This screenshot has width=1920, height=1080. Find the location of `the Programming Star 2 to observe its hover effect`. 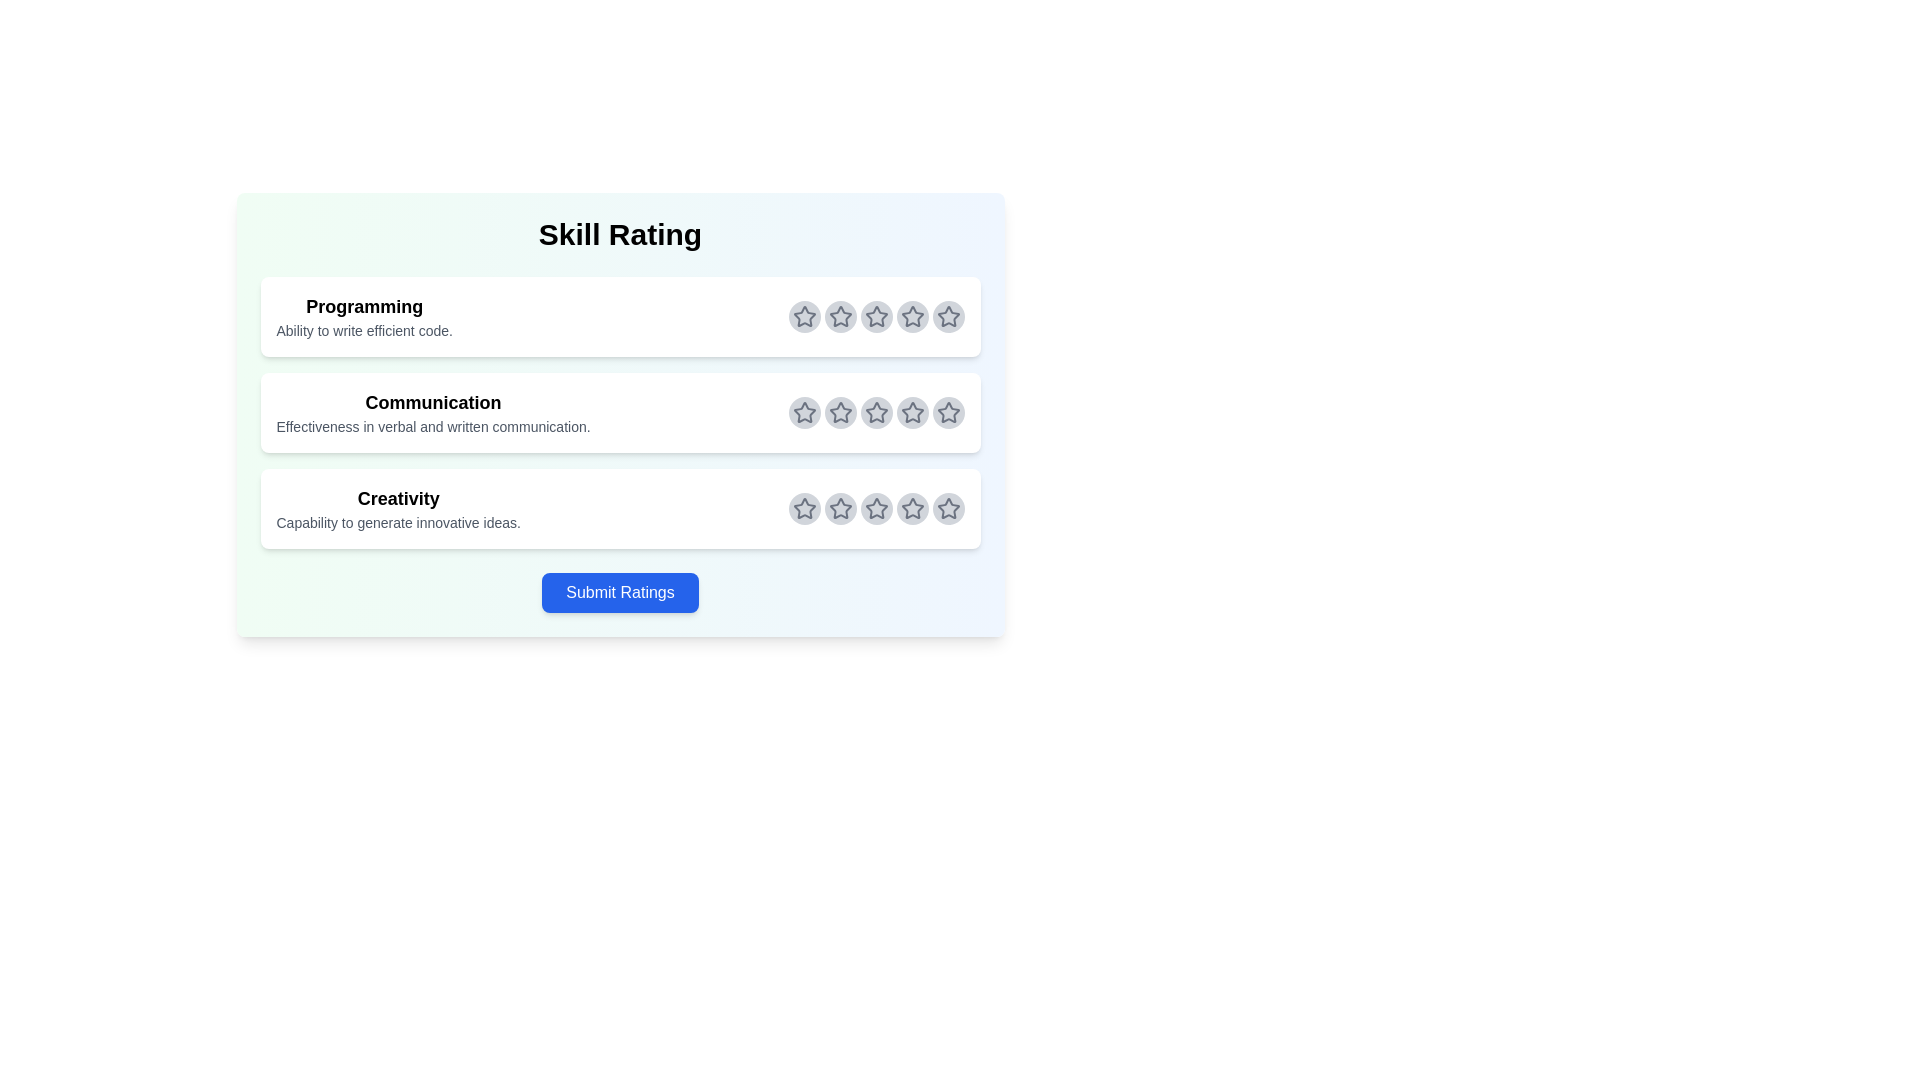

the Programming Star 2 to observe its hover effect is located at coordinates (840, 315).